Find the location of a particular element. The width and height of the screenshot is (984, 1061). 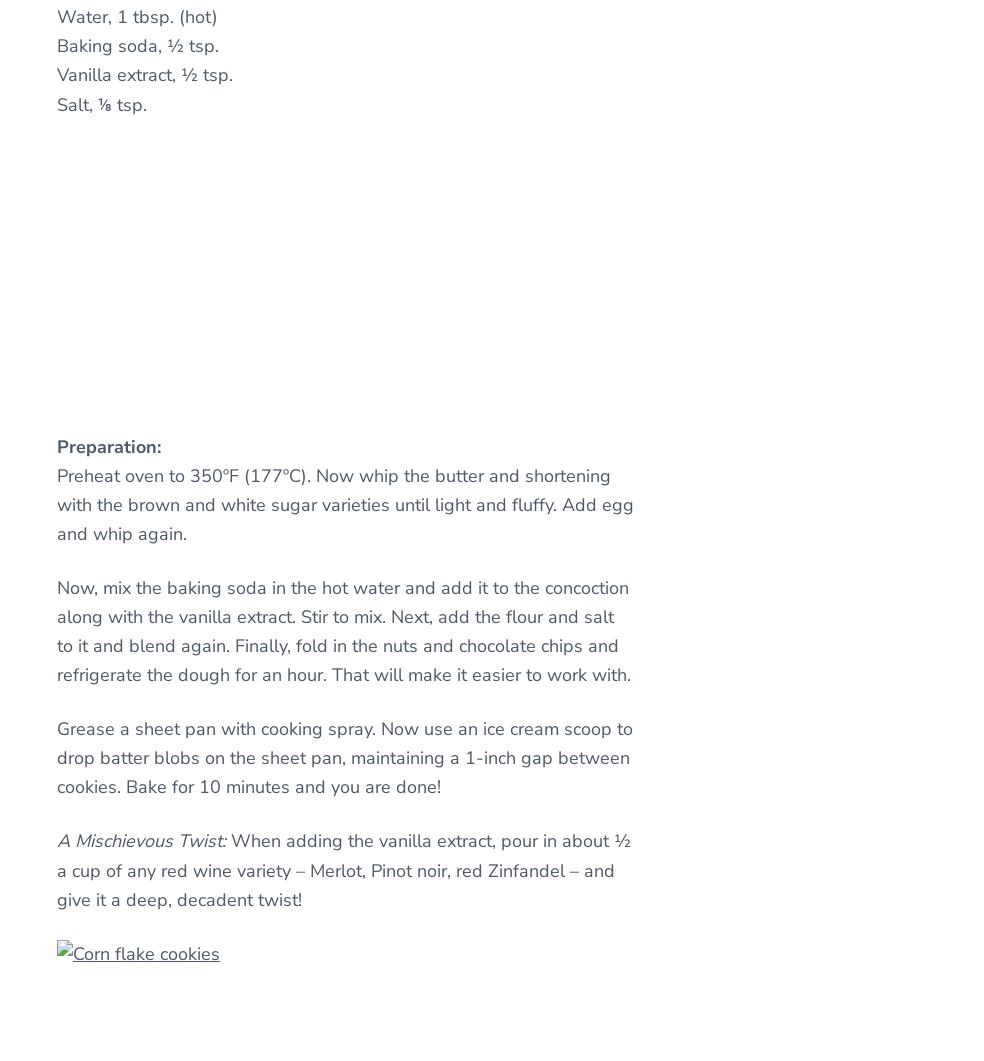

'Water, 1 tbsp. (hot)' is located at coordinates (137, 16).